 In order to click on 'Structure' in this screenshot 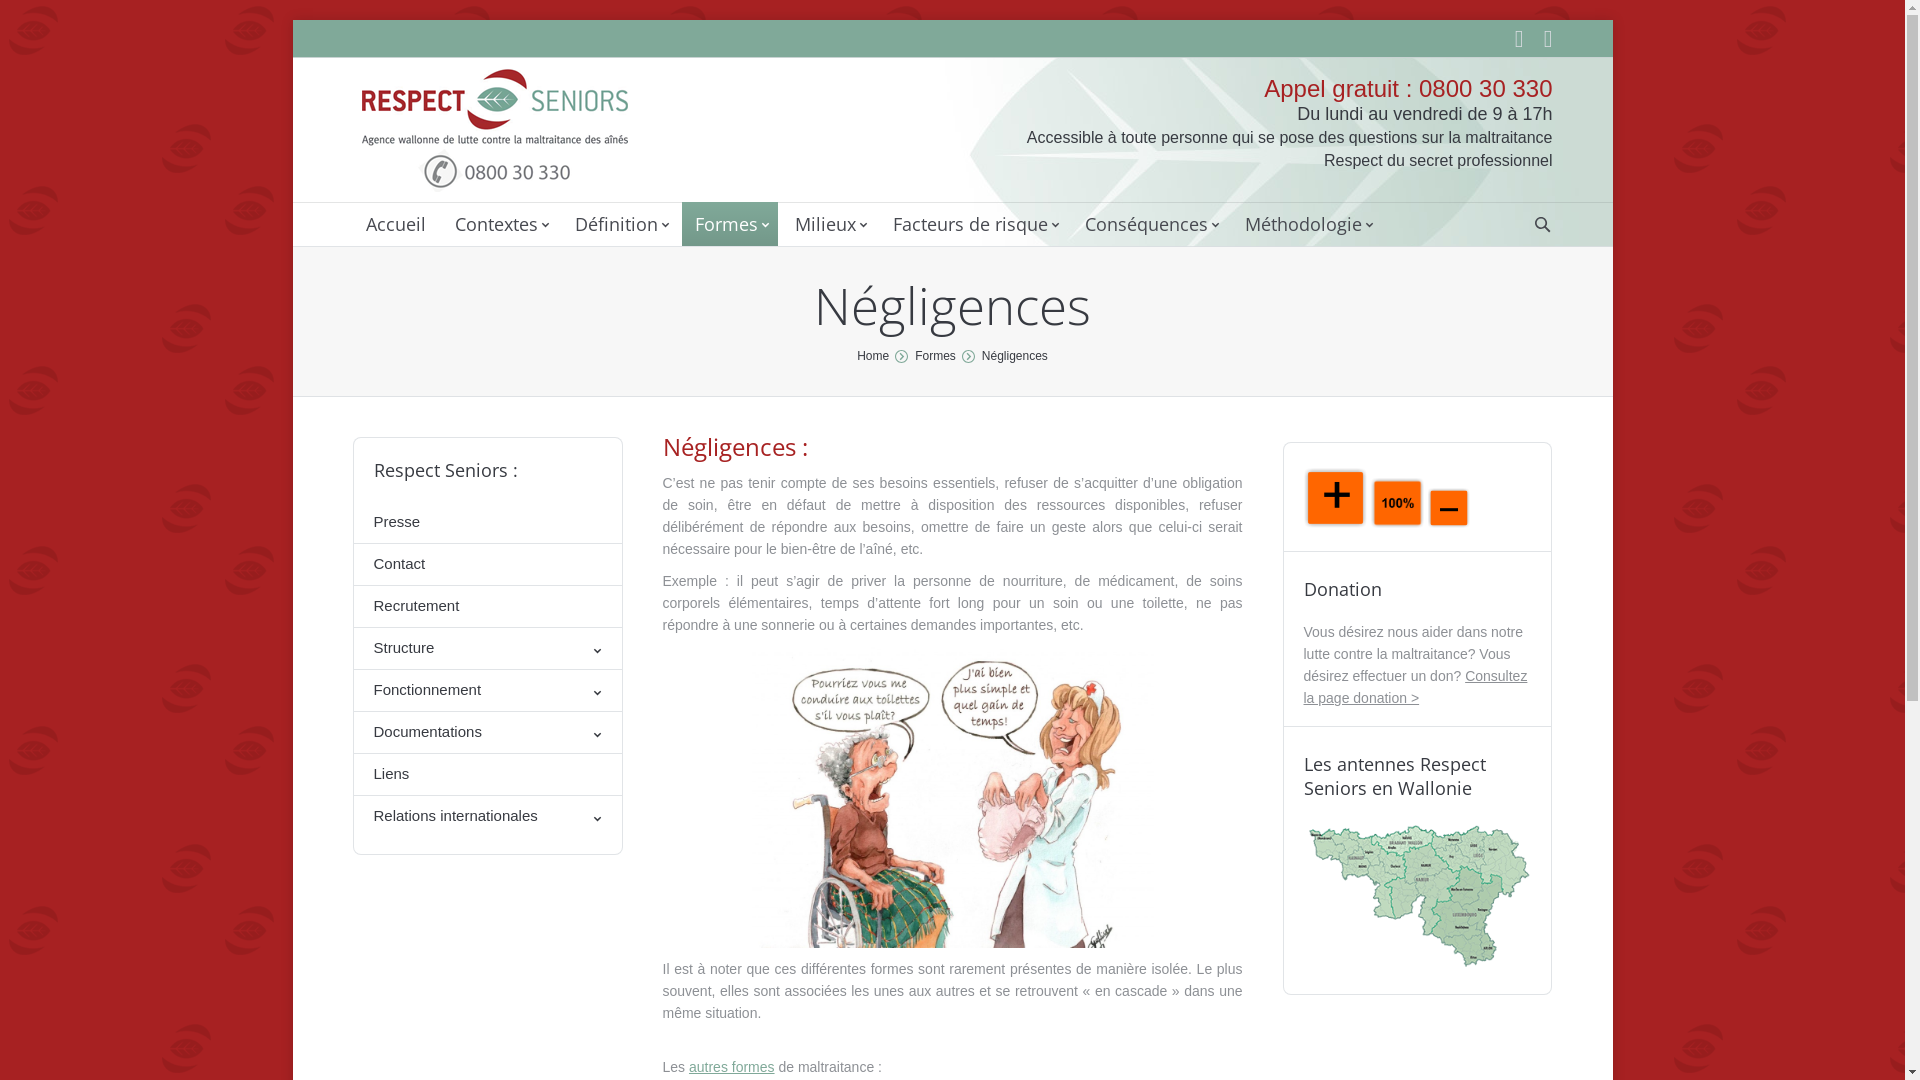, I will do `click(488, 648)`.